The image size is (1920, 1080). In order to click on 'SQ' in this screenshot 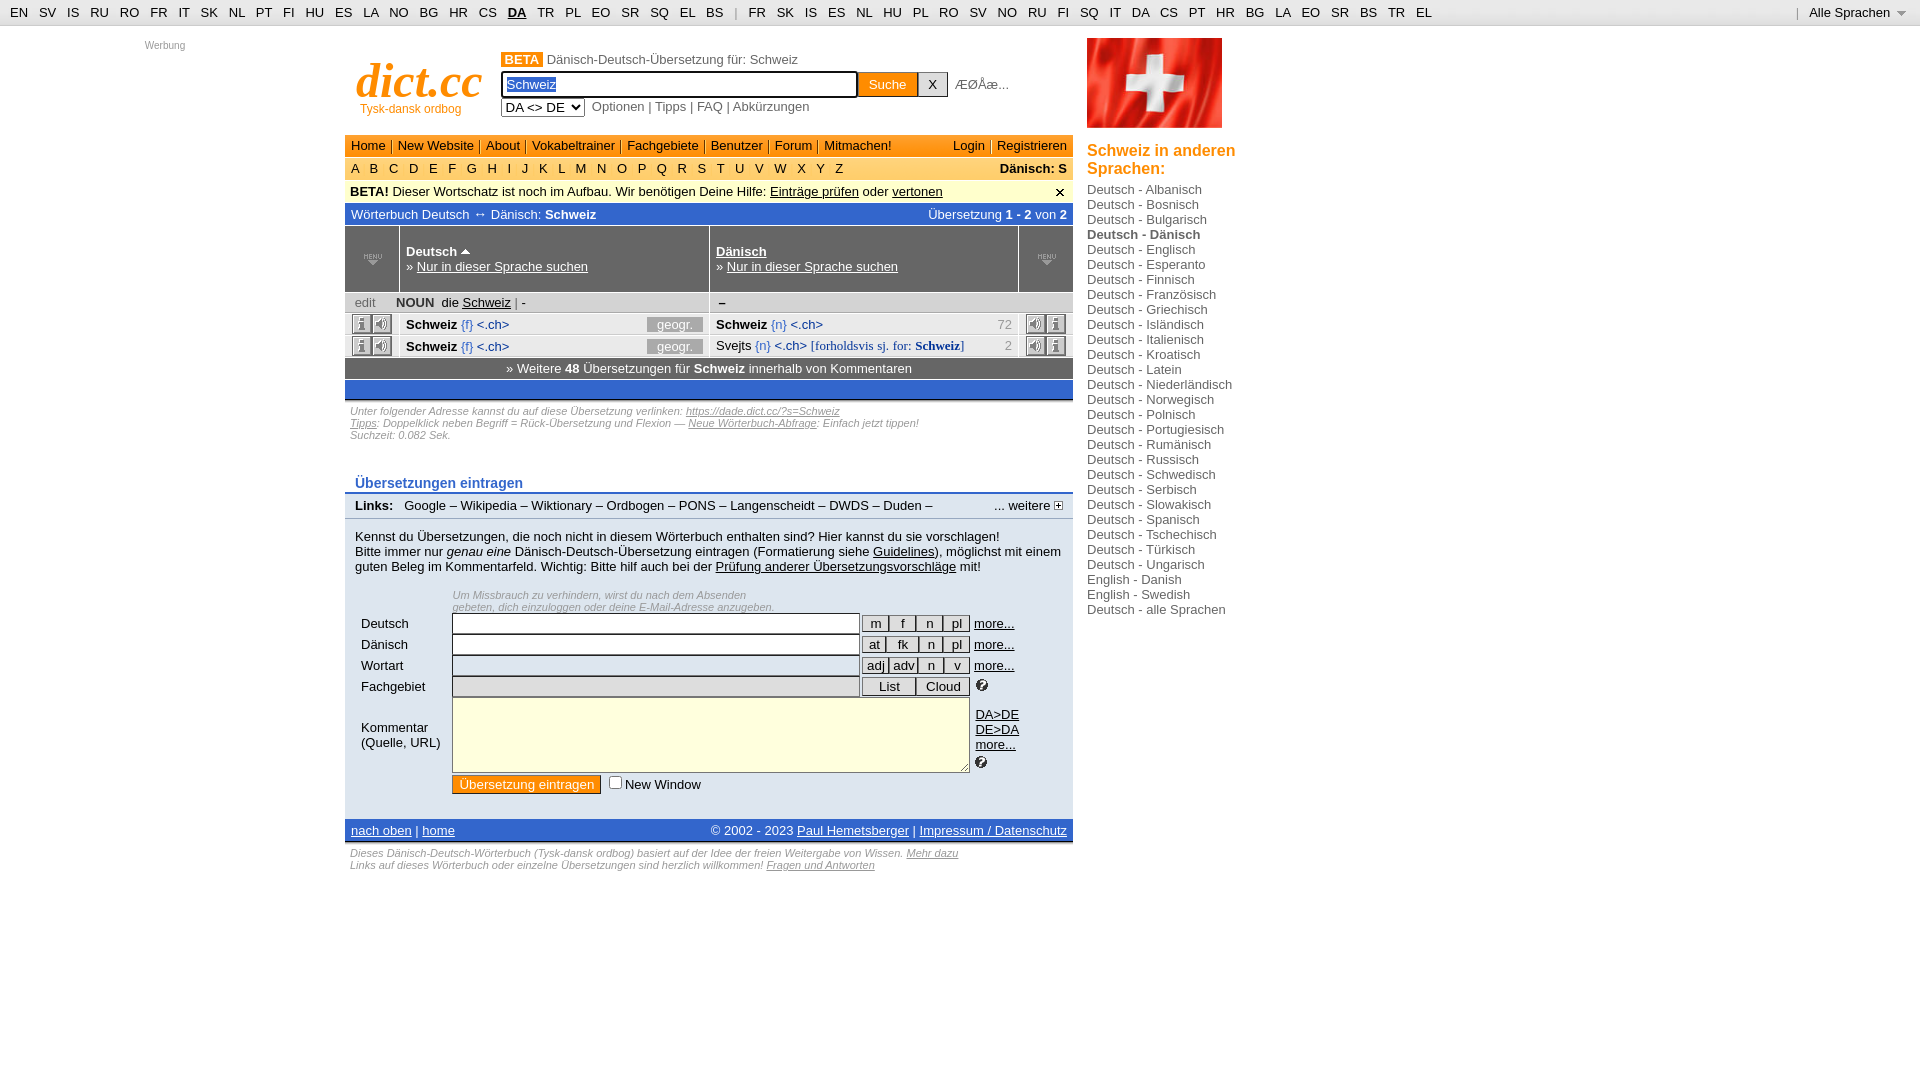, I will do `click(659, 12)`.